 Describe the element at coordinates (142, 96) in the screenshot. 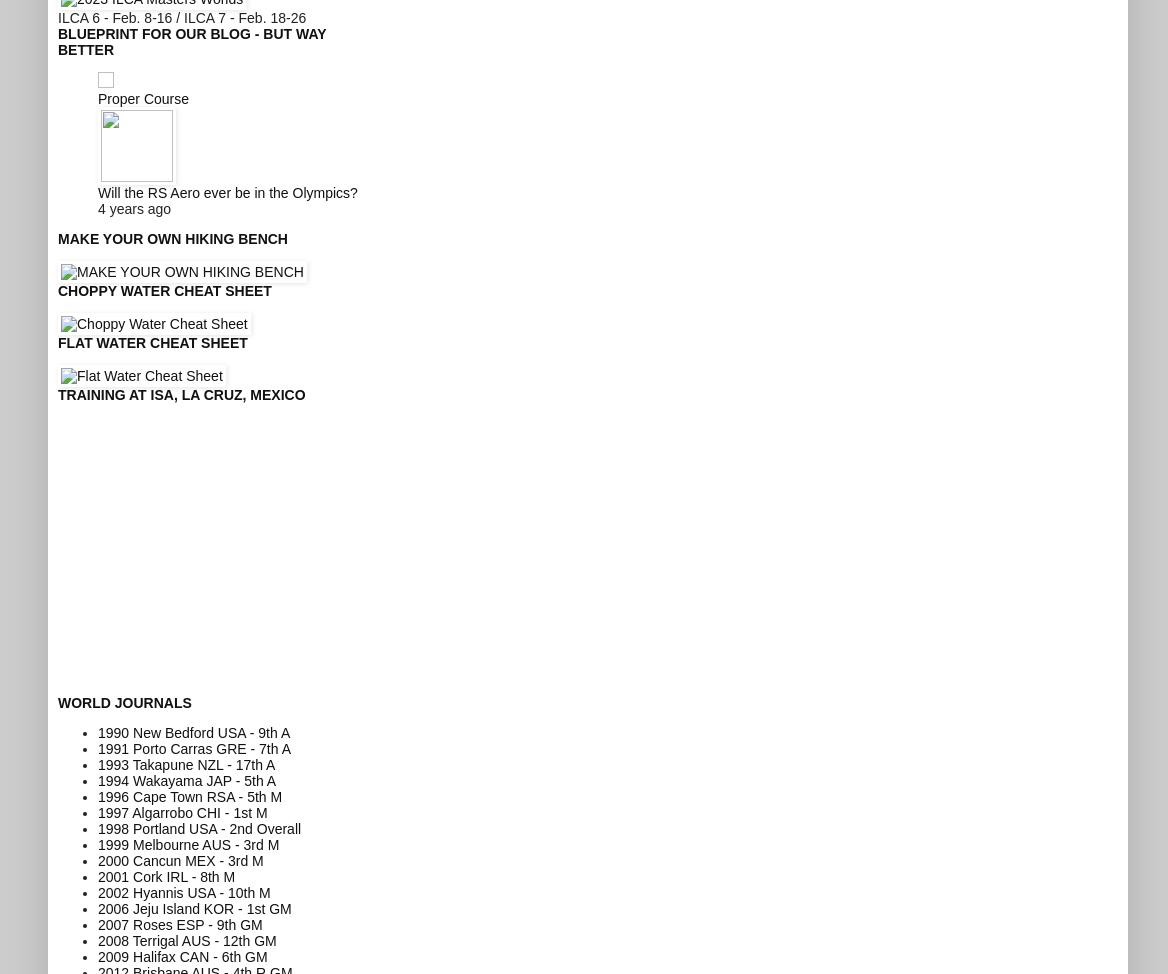

I see `'Proper Course'` at that location.